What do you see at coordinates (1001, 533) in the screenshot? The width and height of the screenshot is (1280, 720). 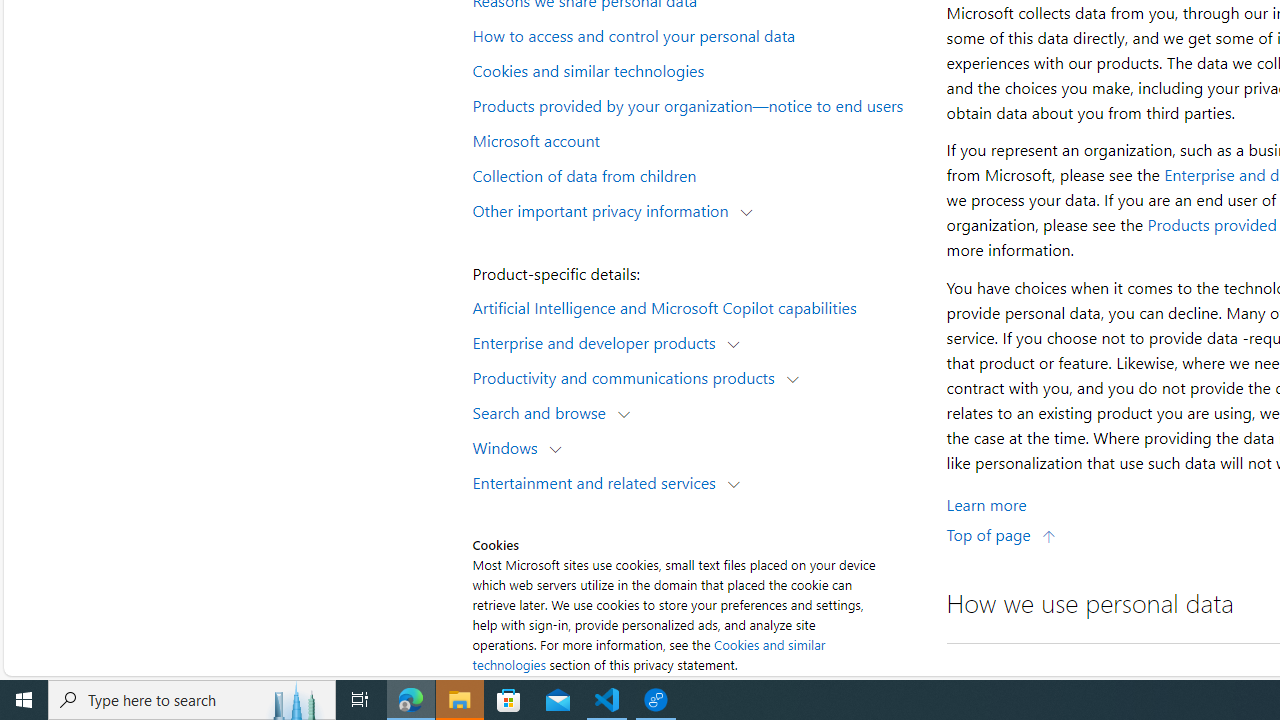 I see `'Top of page'` at bounding box center [1001, 533].